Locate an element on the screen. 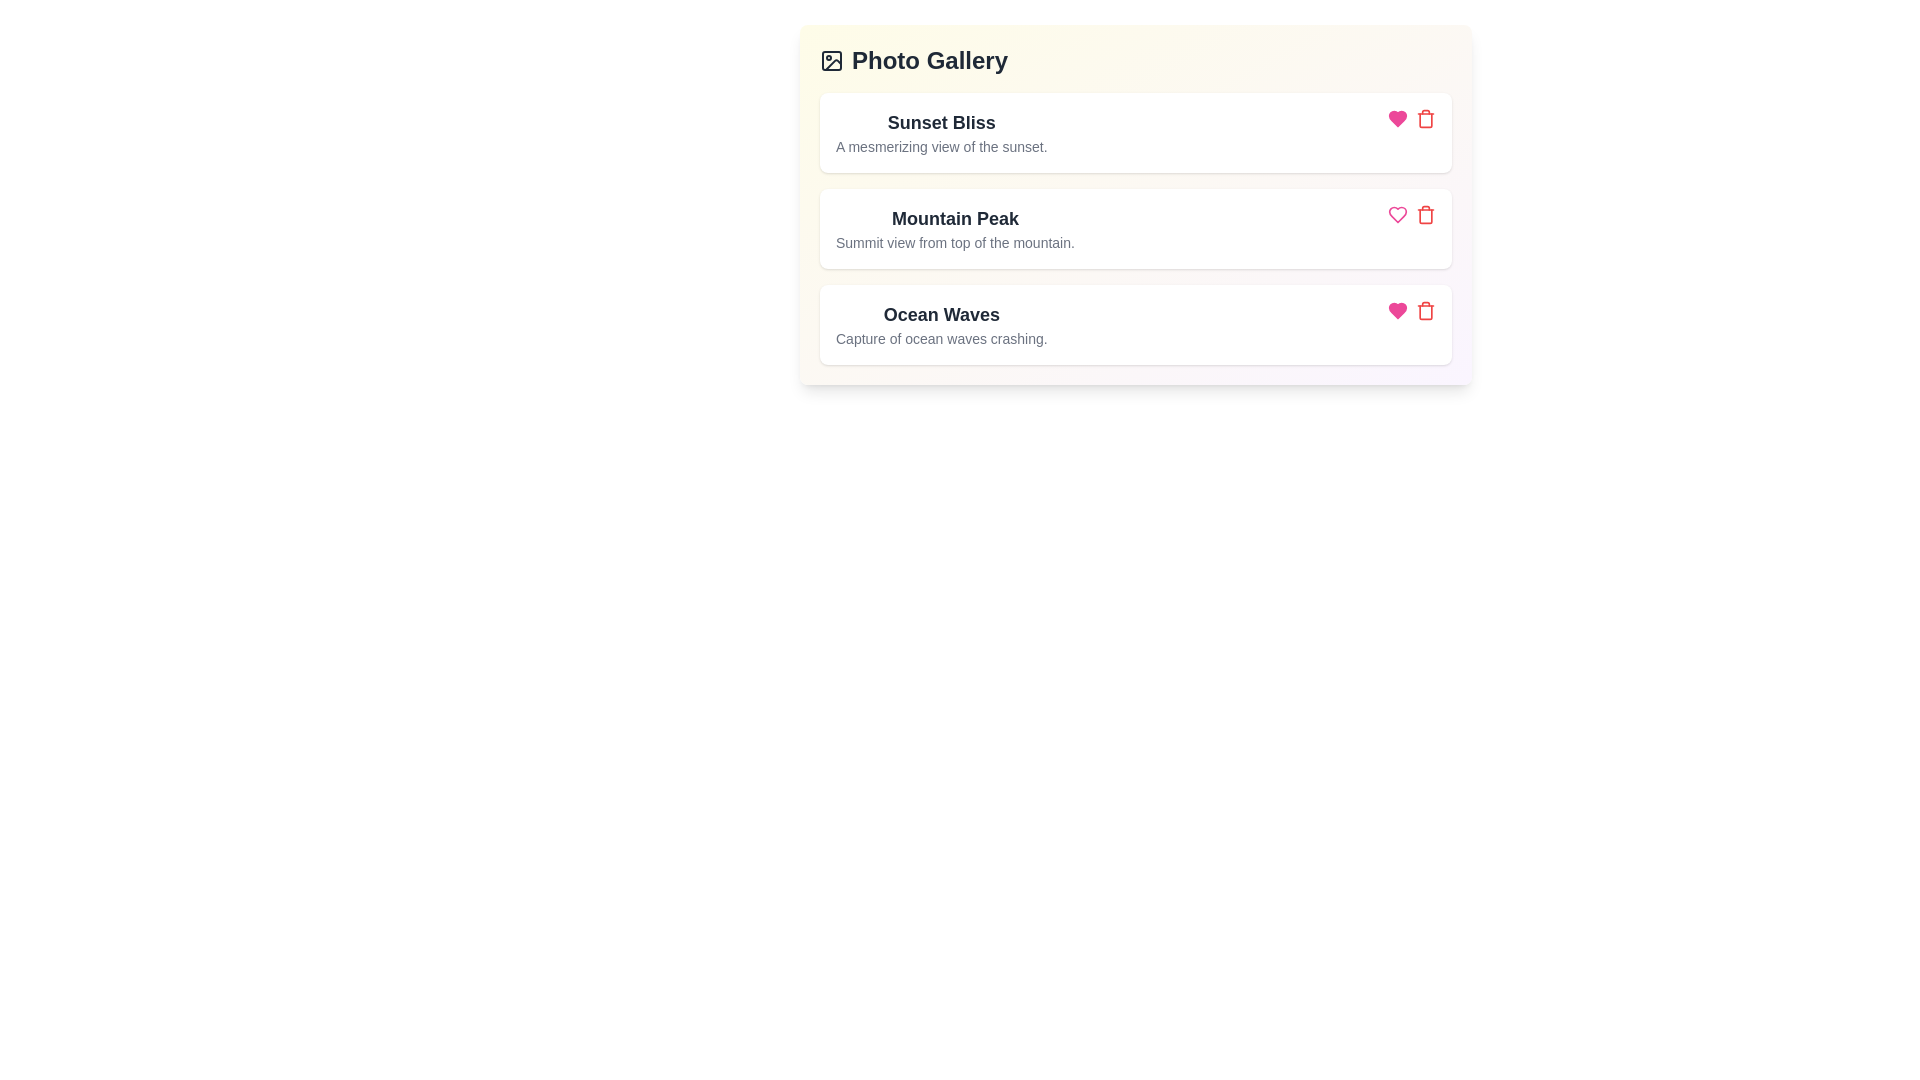 Image resolution: width=1920 pixels, height=1080 pixels. the delete button corresponding to the photo titled Sunset Bliss is located at coordinates (1424, 119).